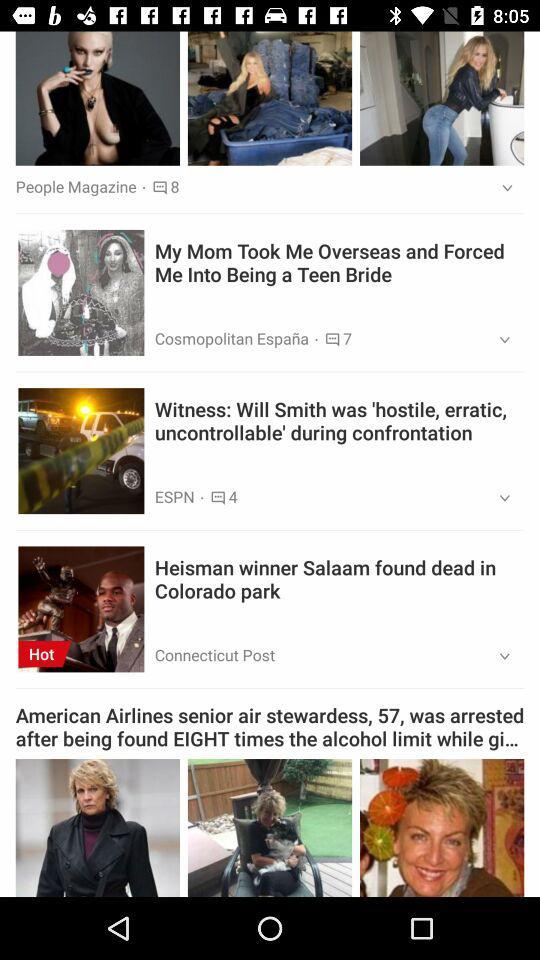 This screenshot has height=960, width=540. What do you see at coordinates (497, 497) in the screenshot?
I see `item above the heisman winner salaam` at bounding box center [497, 497].